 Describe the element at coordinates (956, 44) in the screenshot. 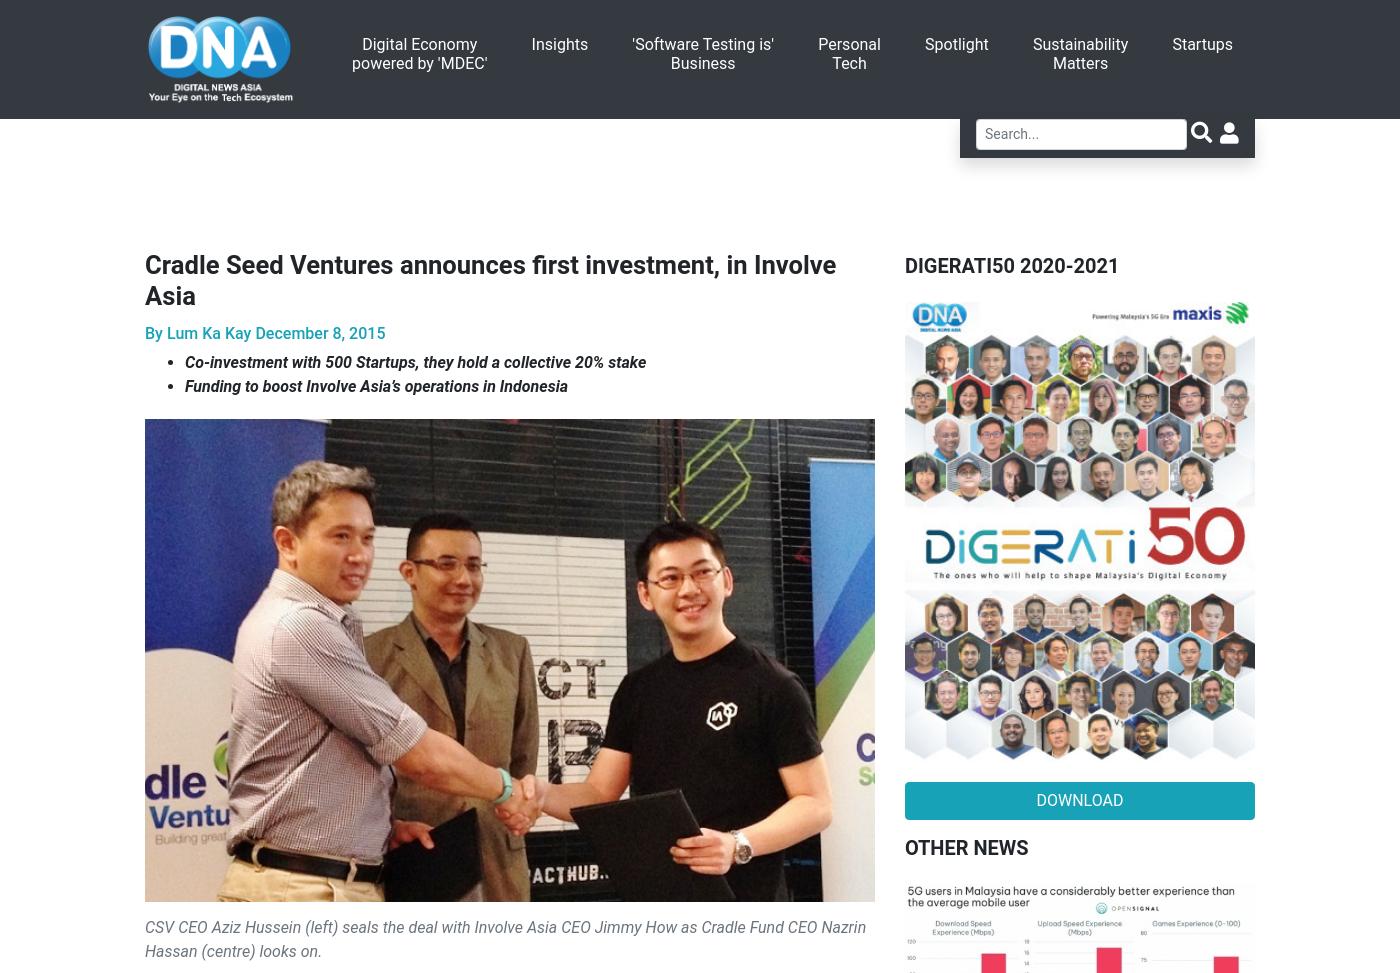

I see `'Spotlight'` at that location.